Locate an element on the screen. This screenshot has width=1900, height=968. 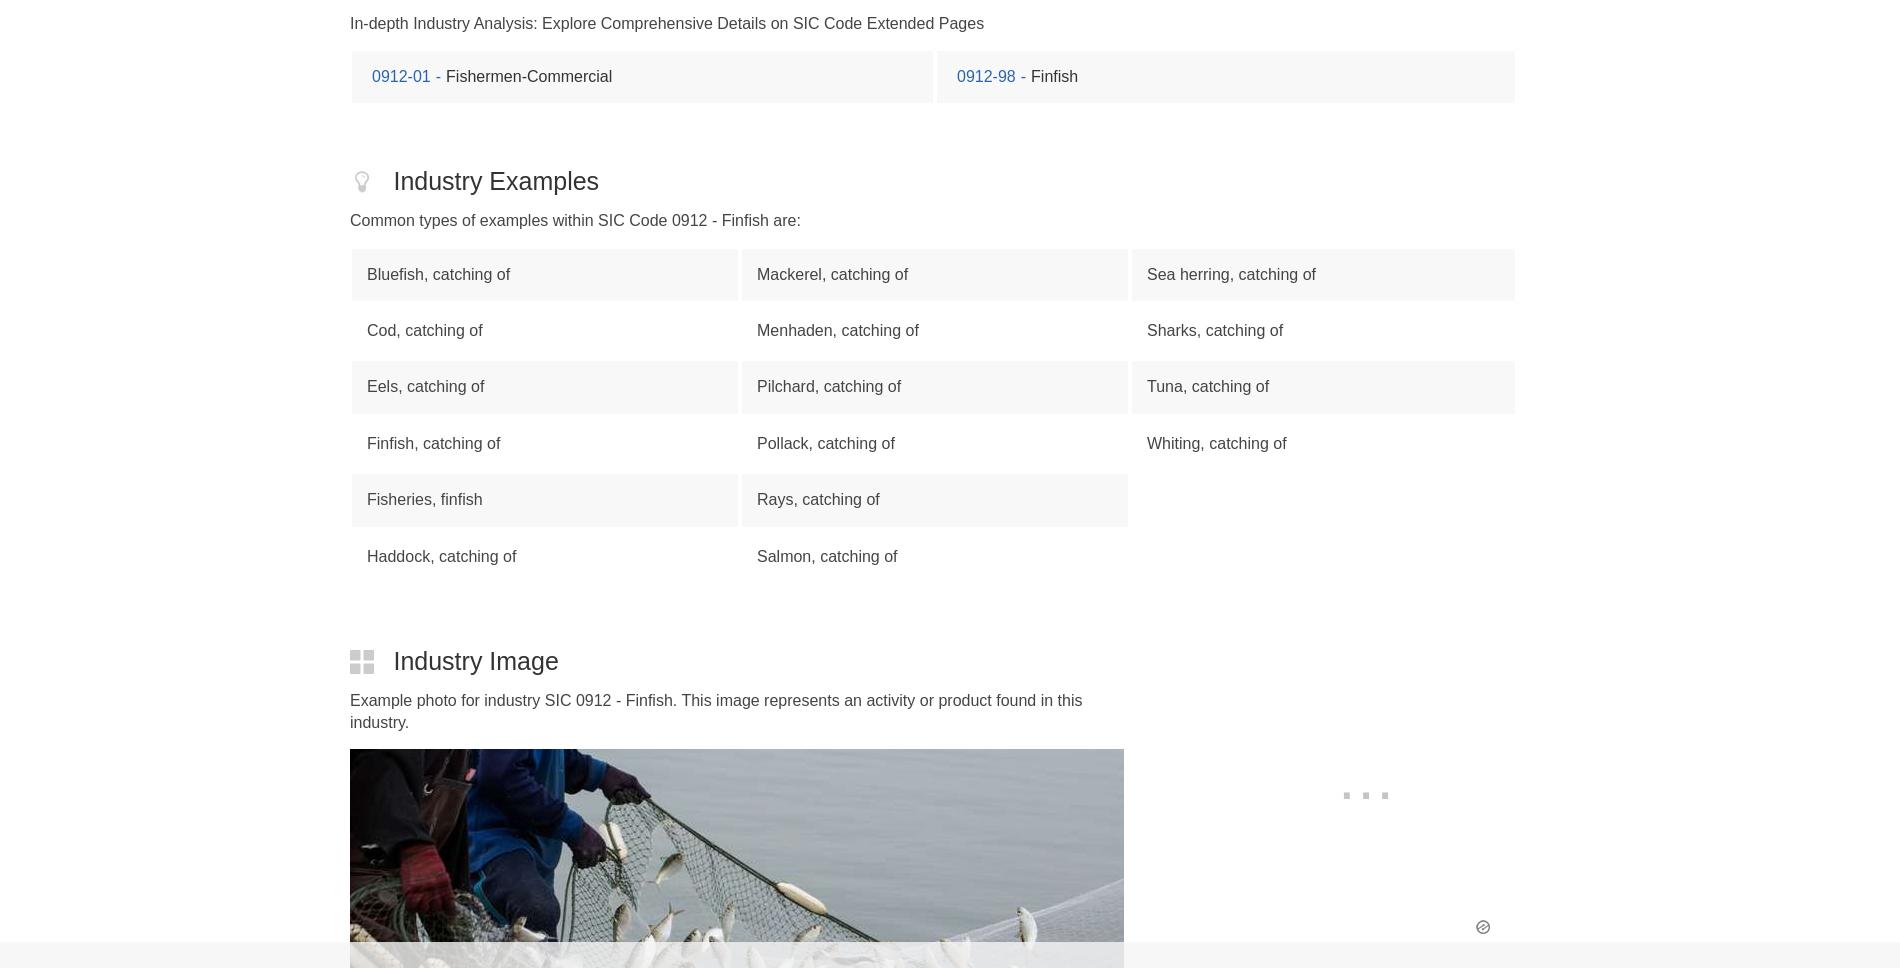
'Menhaden, catching of' is located at coordinates (836, 330).